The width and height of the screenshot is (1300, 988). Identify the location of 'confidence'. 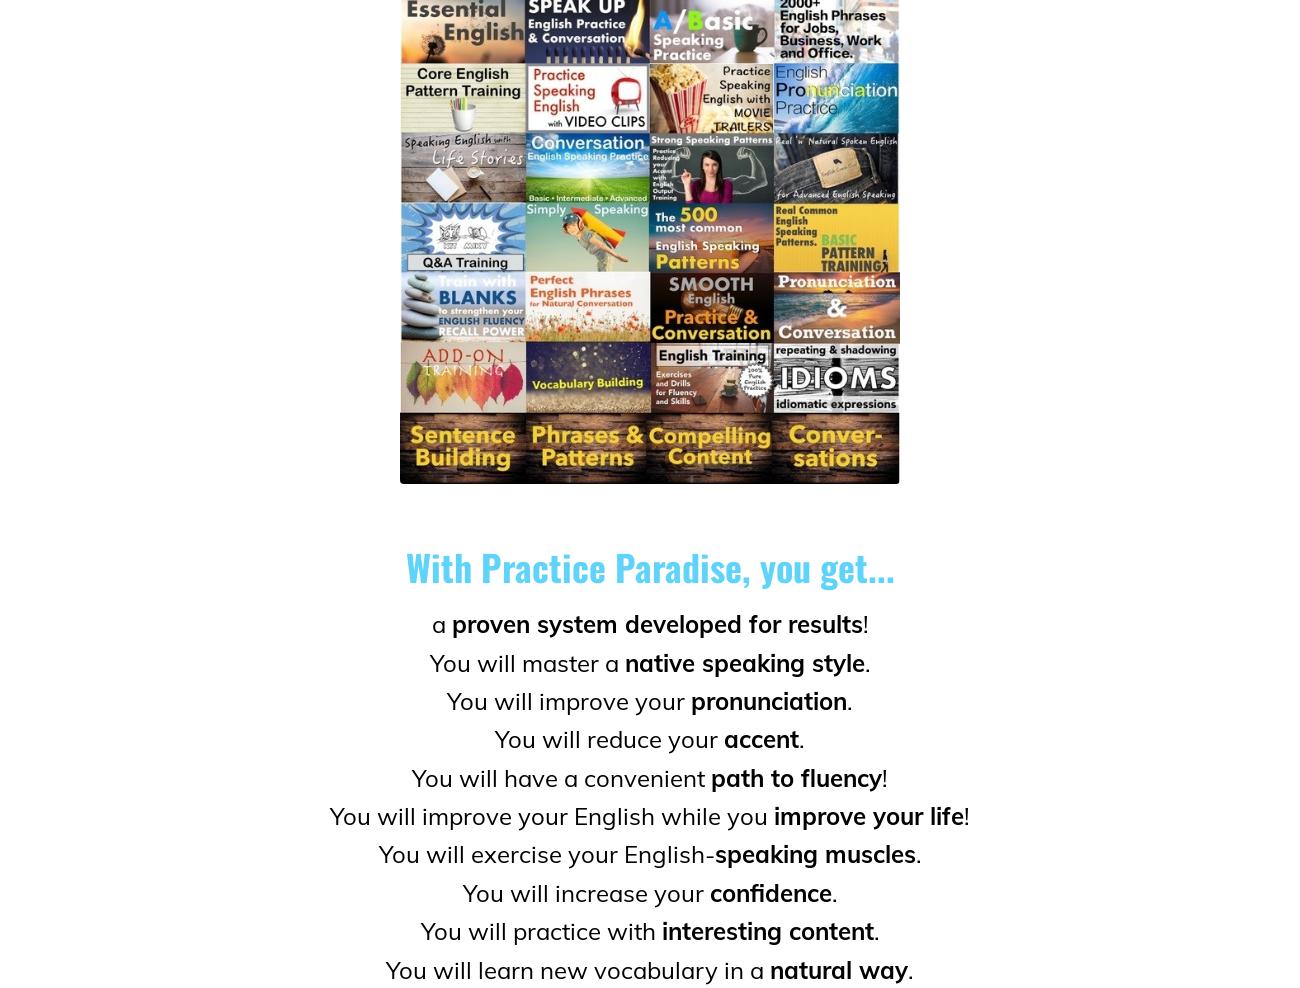
(768, 890).